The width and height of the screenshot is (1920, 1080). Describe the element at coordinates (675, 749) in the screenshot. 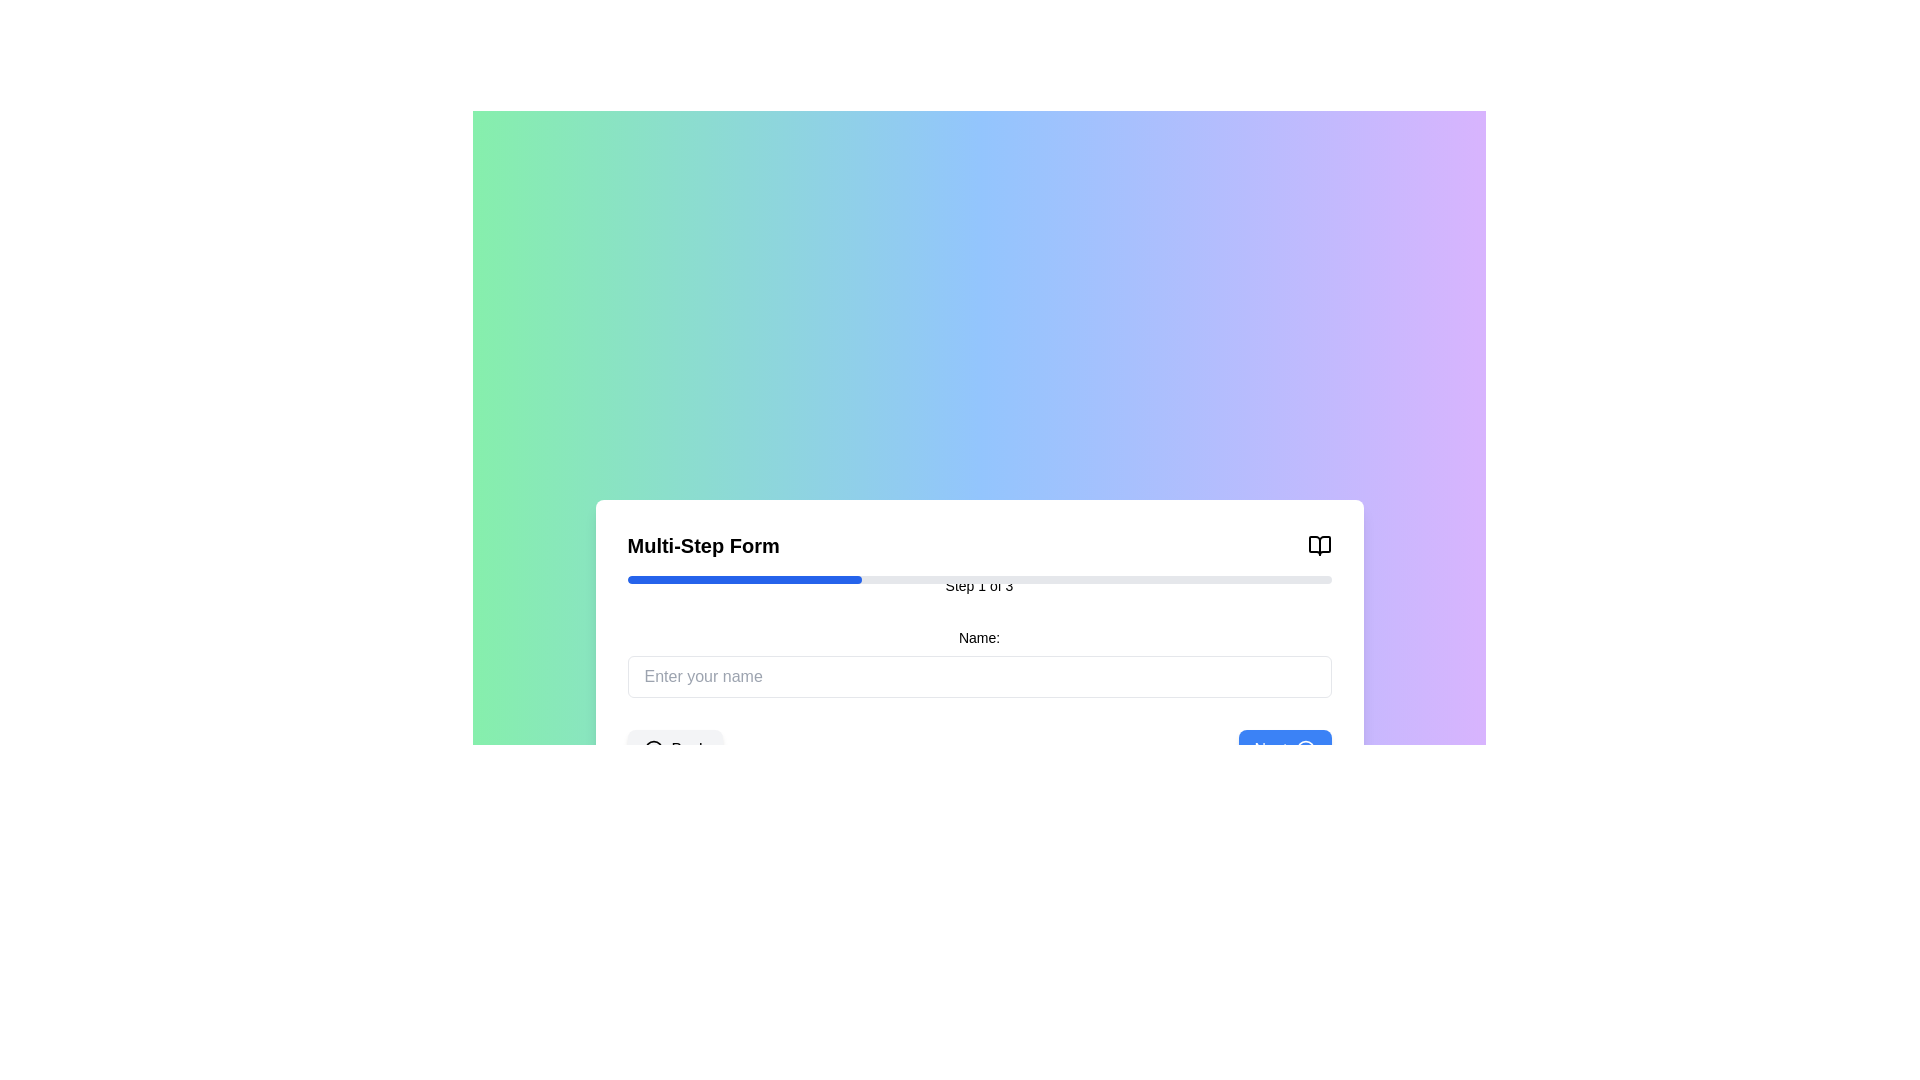

I see `the 'Back' button, which has a soft gray background, rounded corners, and a leftward-pointing circular arrow icon` at that location.